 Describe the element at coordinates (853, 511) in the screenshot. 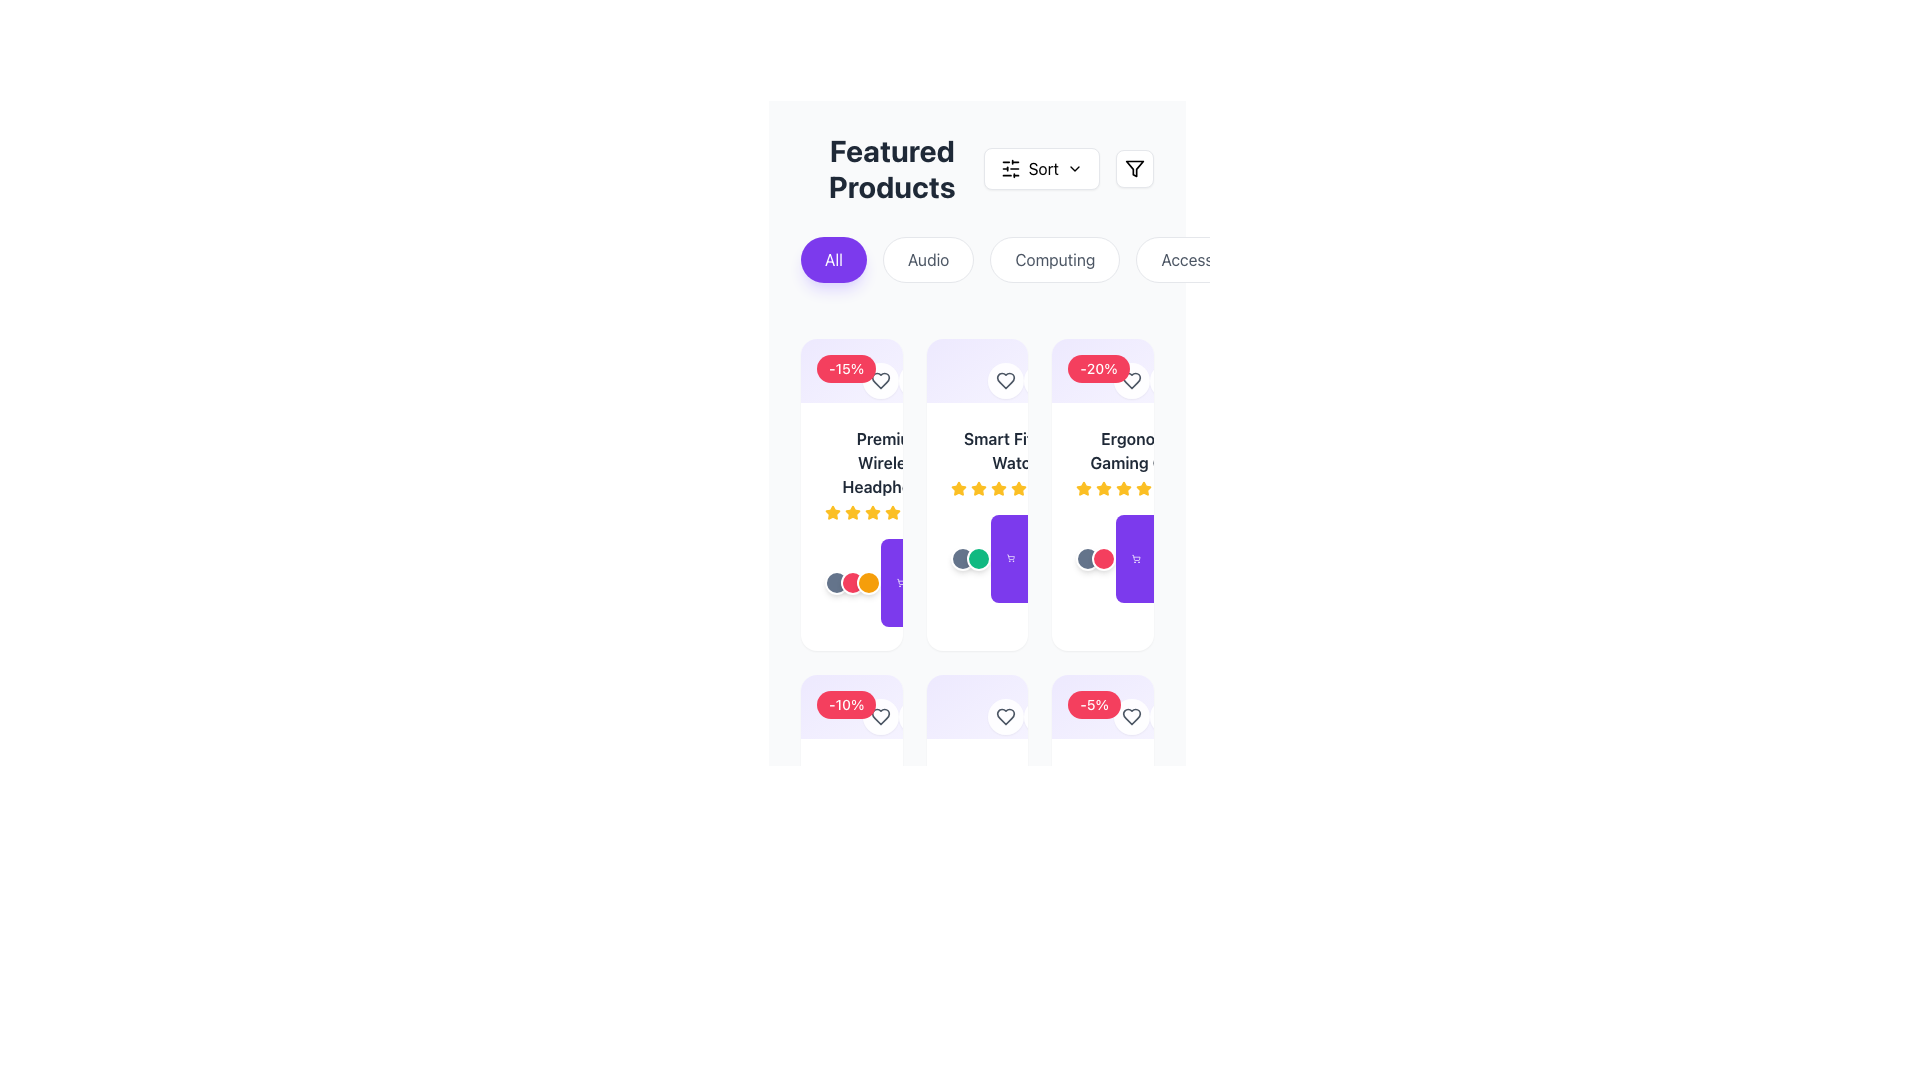

I see `the second star icon` at that location.